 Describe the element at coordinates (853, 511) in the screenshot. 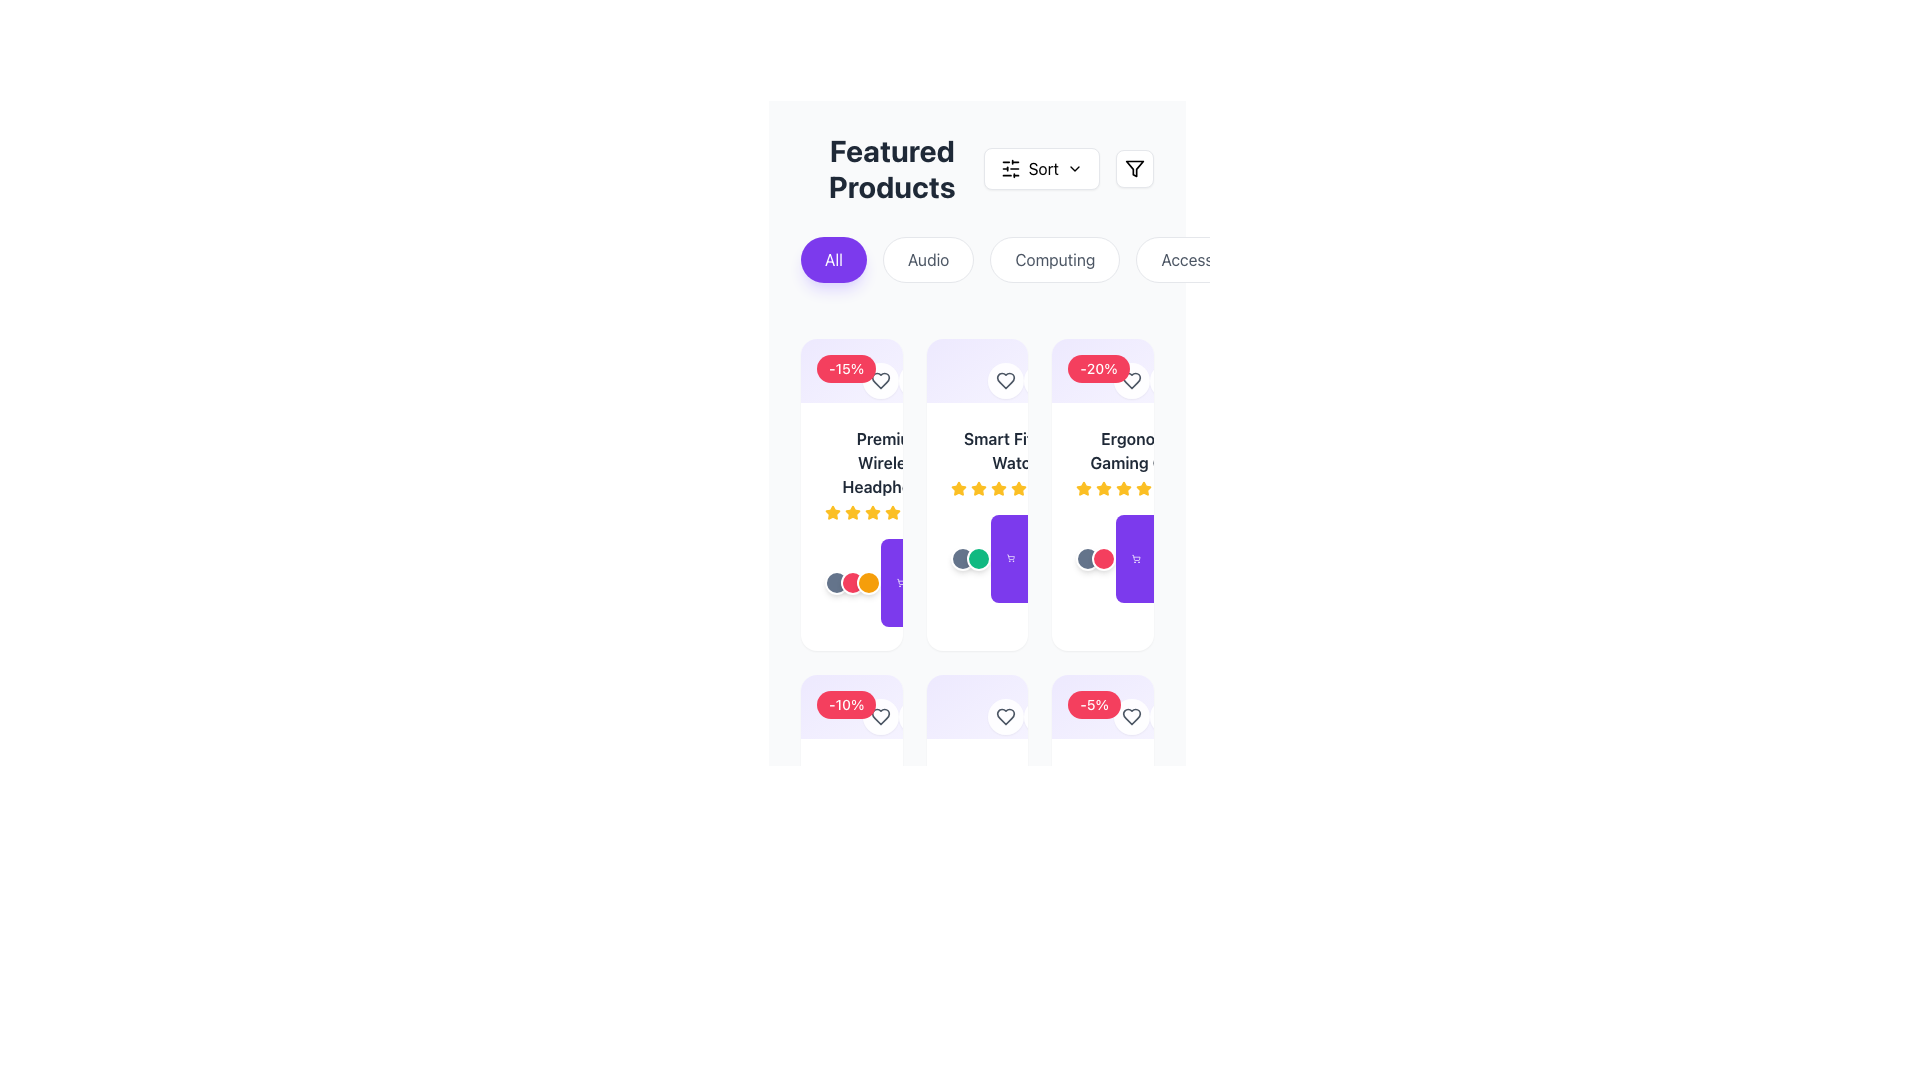

I see `the second star icon` at that location.